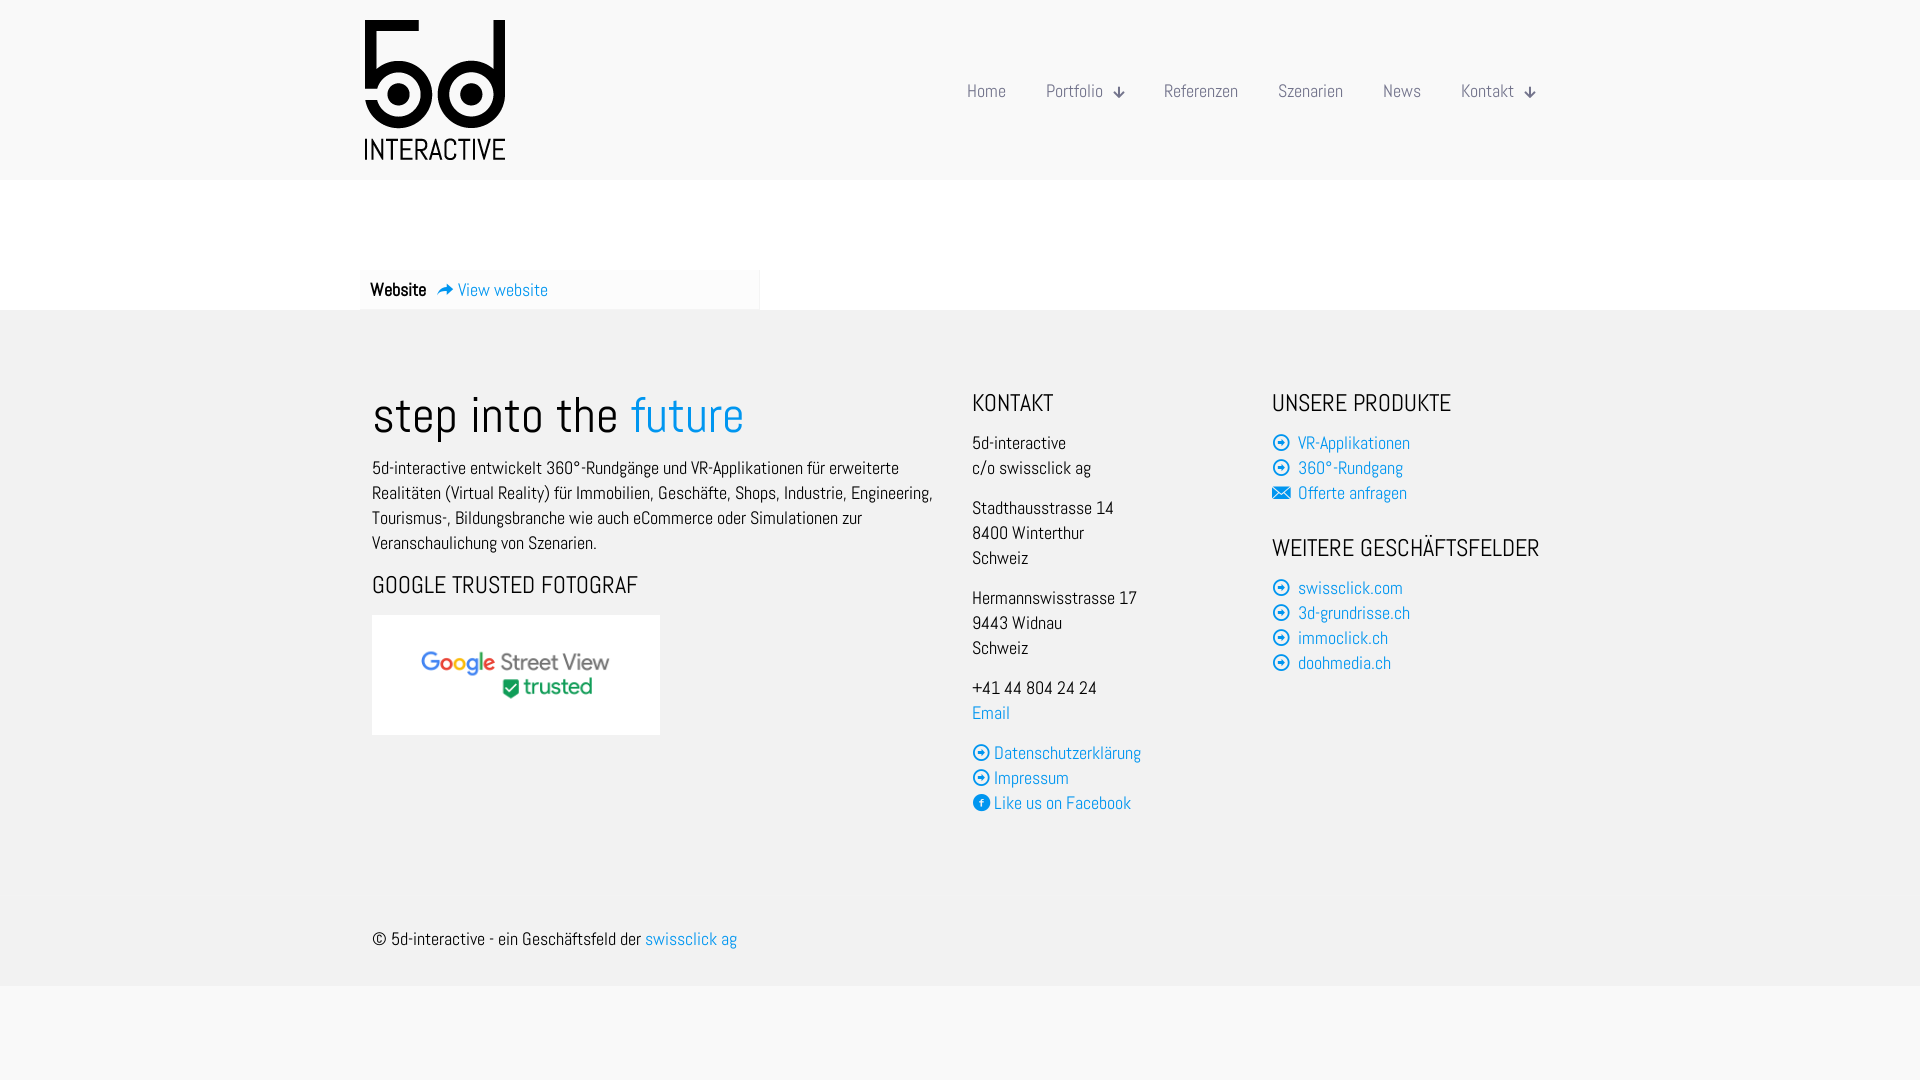 The image size is (1920, 1080). I want to click on 'doohmedia.ch', so click(1344, 662).